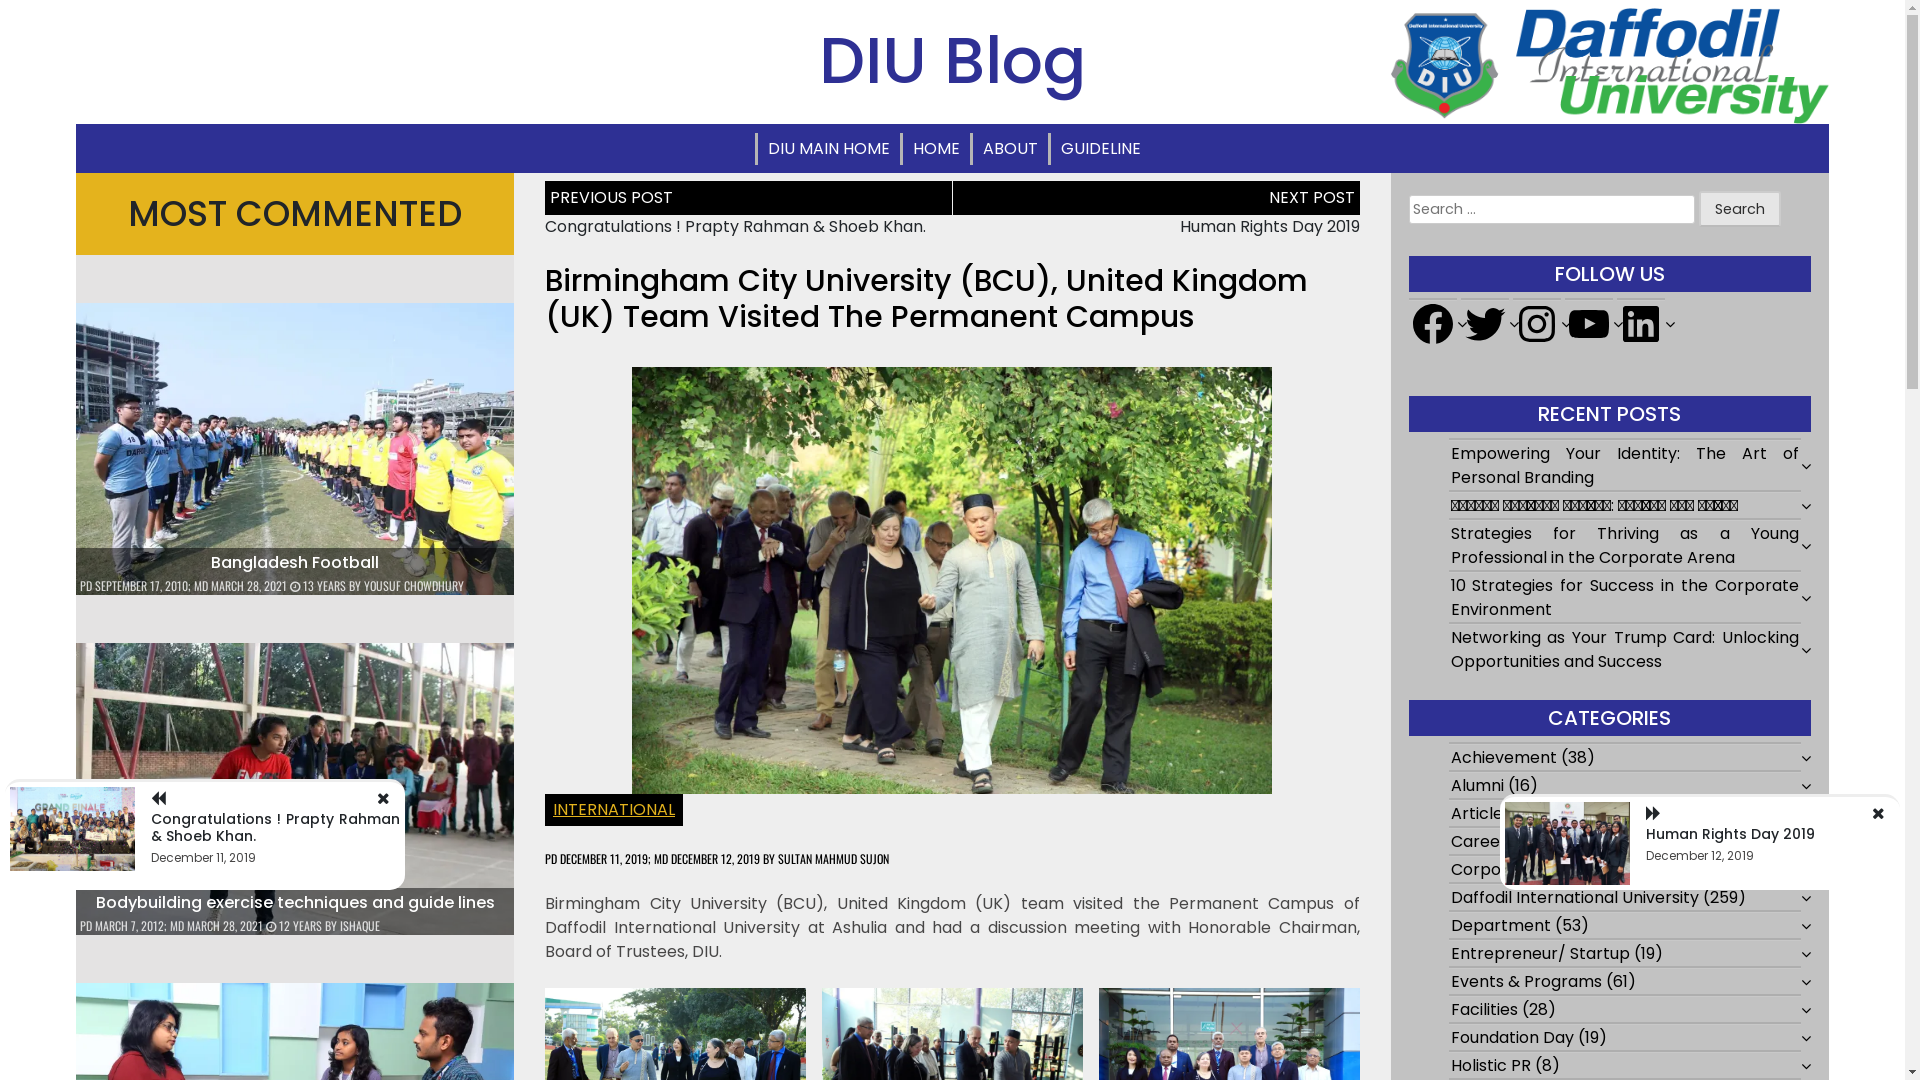 The width and height of the screenshot is (1920, 1080). What do you see at coordinates (1477, 813) in the screenshot?
I see `'Article'` at bounding box center [1477, 813].